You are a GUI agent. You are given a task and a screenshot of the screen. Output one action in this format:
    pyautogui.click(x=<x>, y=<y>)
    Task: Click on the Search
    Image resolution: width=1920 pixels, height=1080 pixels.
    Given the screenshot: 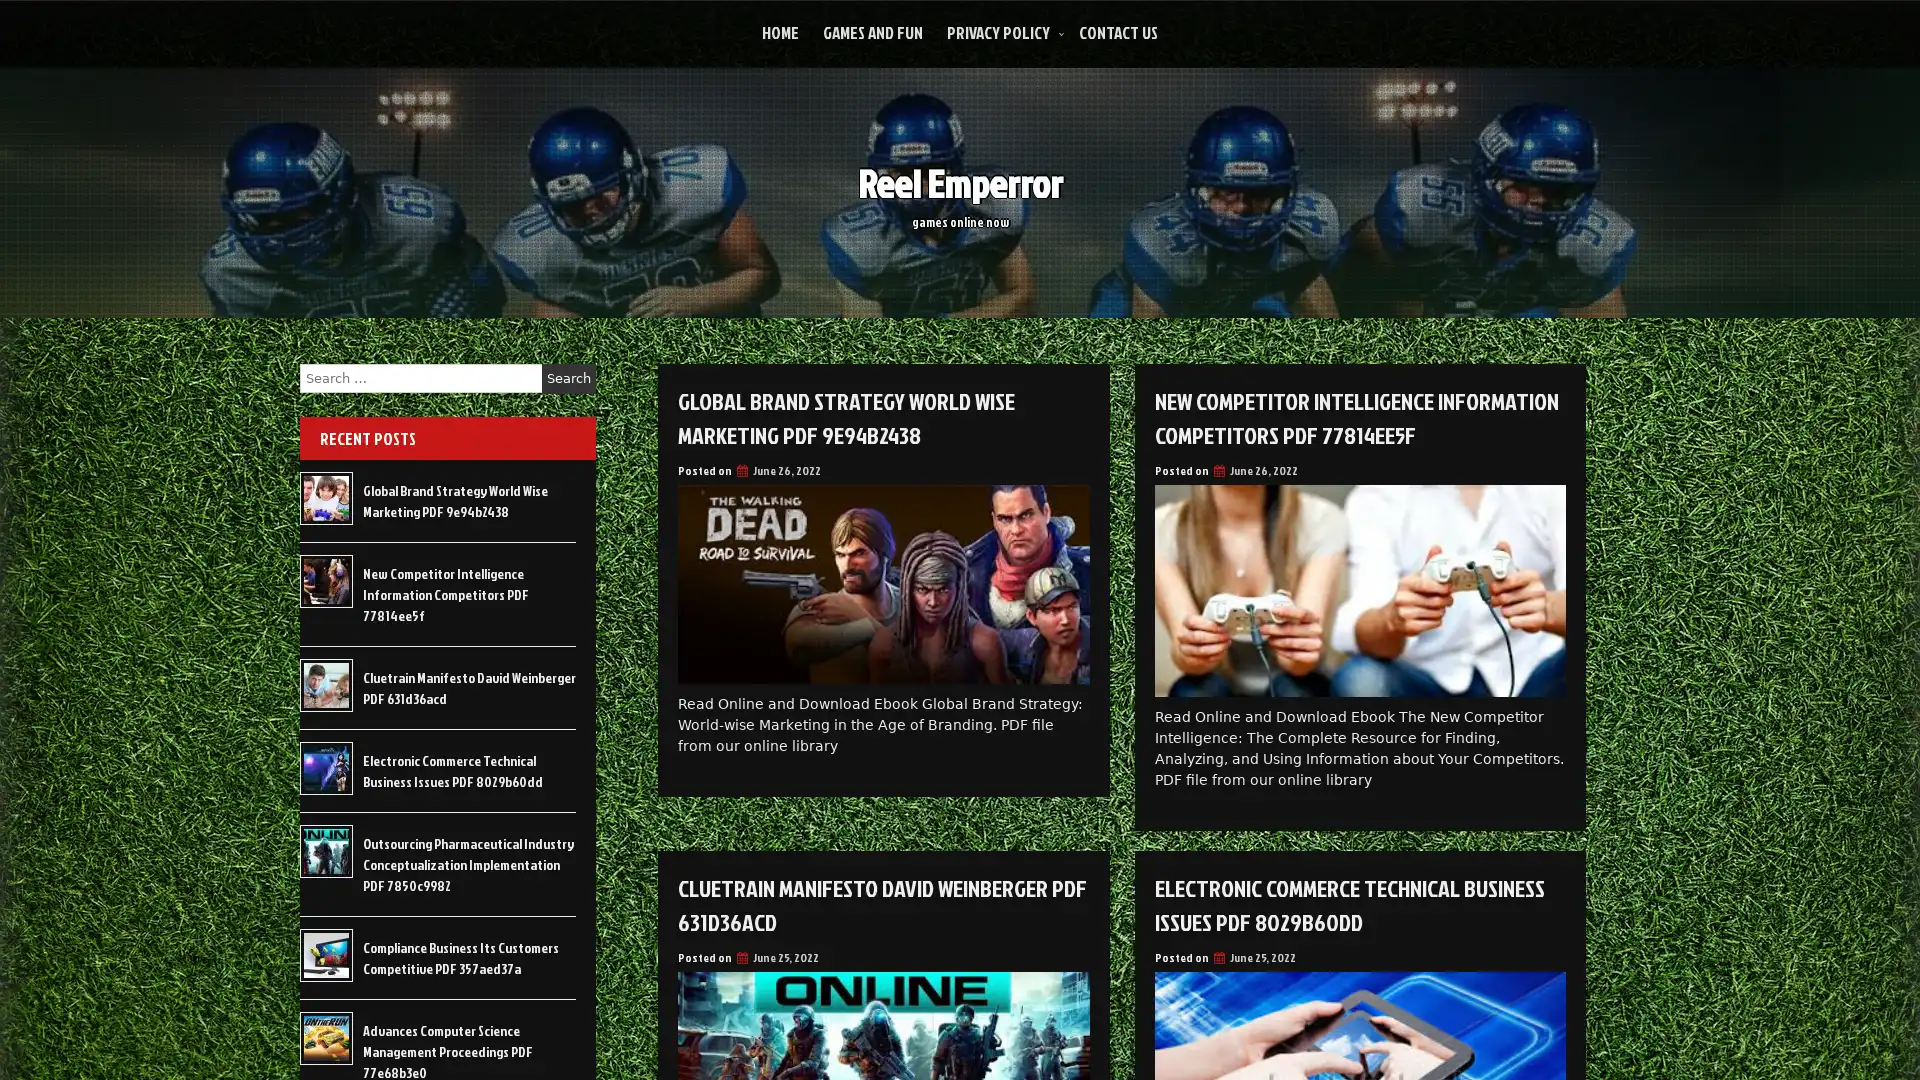 What is the action you would take?
    pyautogui.click(x=568, y=378)
    